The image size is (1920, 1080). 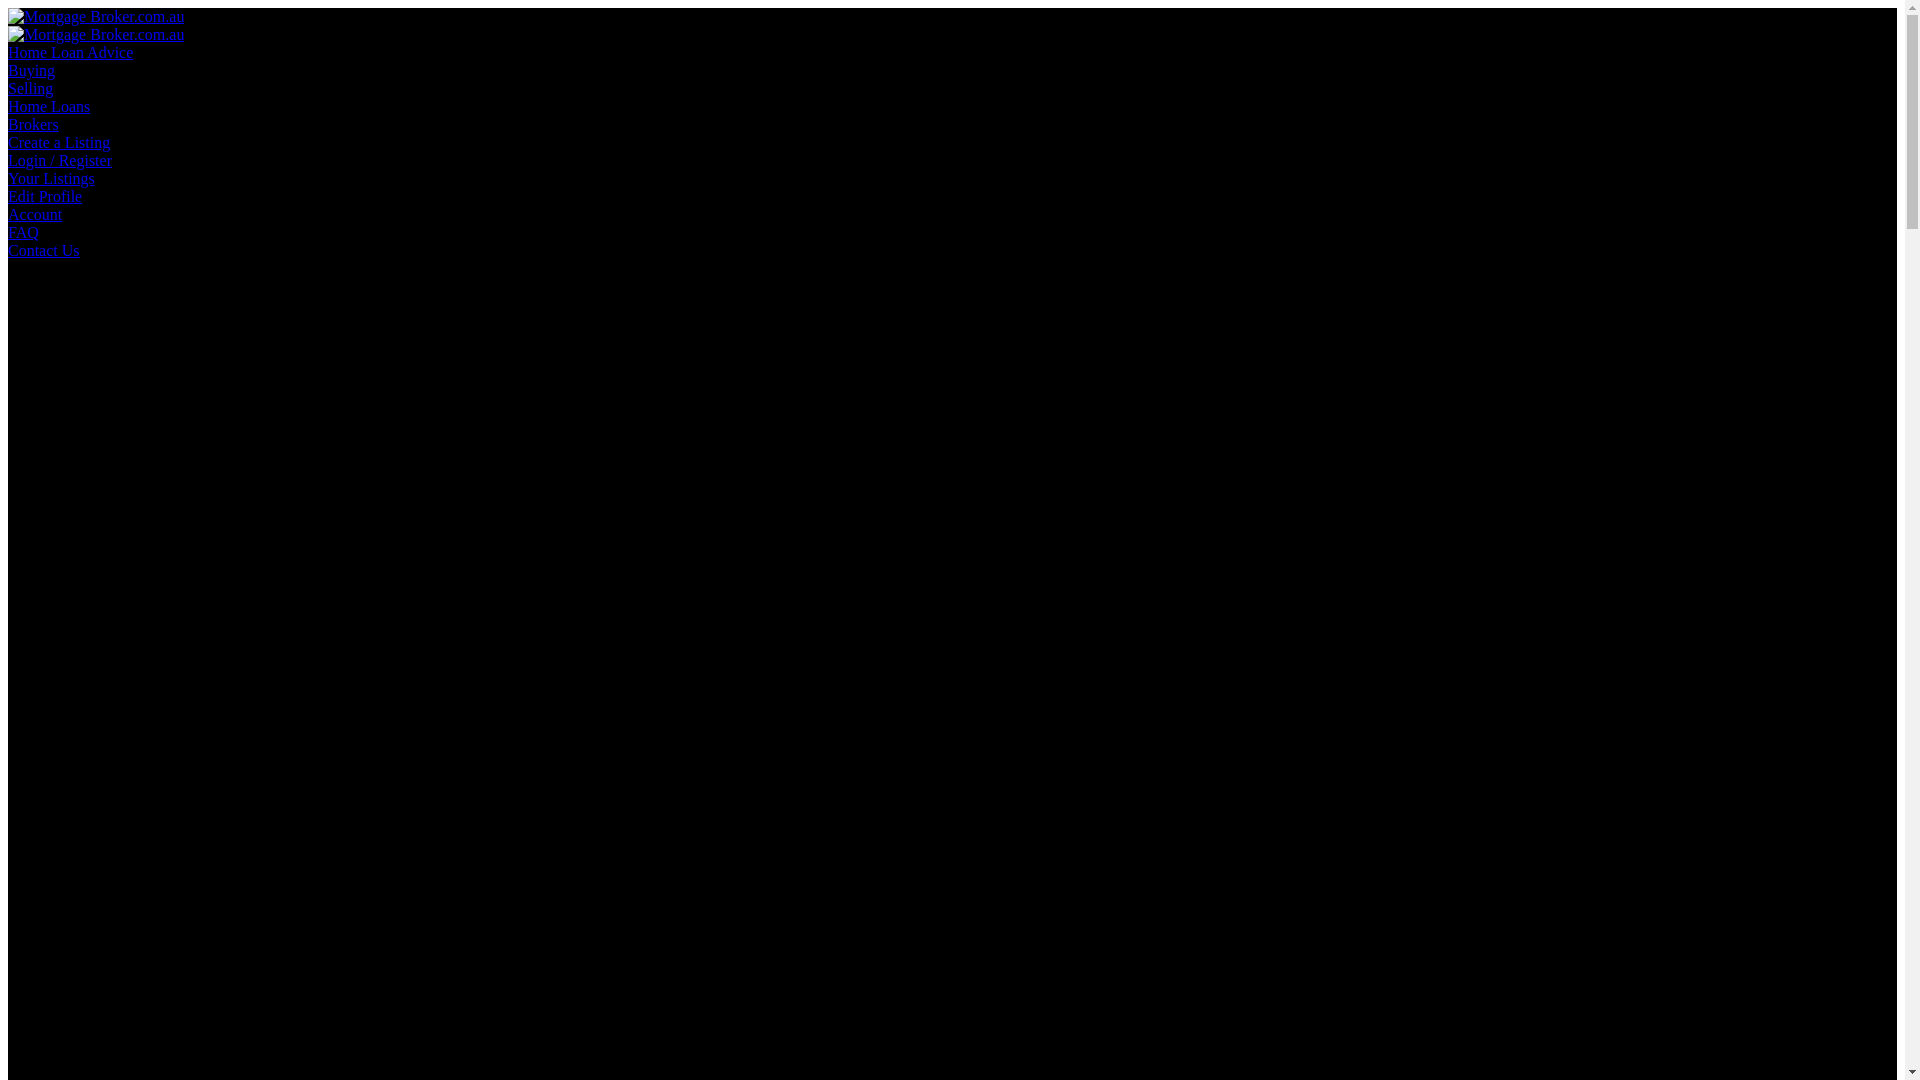 What do you see at coordinates (44, 196) in the screenshot?
I see `'Edit Profile'` at bounding box center [44, 196].